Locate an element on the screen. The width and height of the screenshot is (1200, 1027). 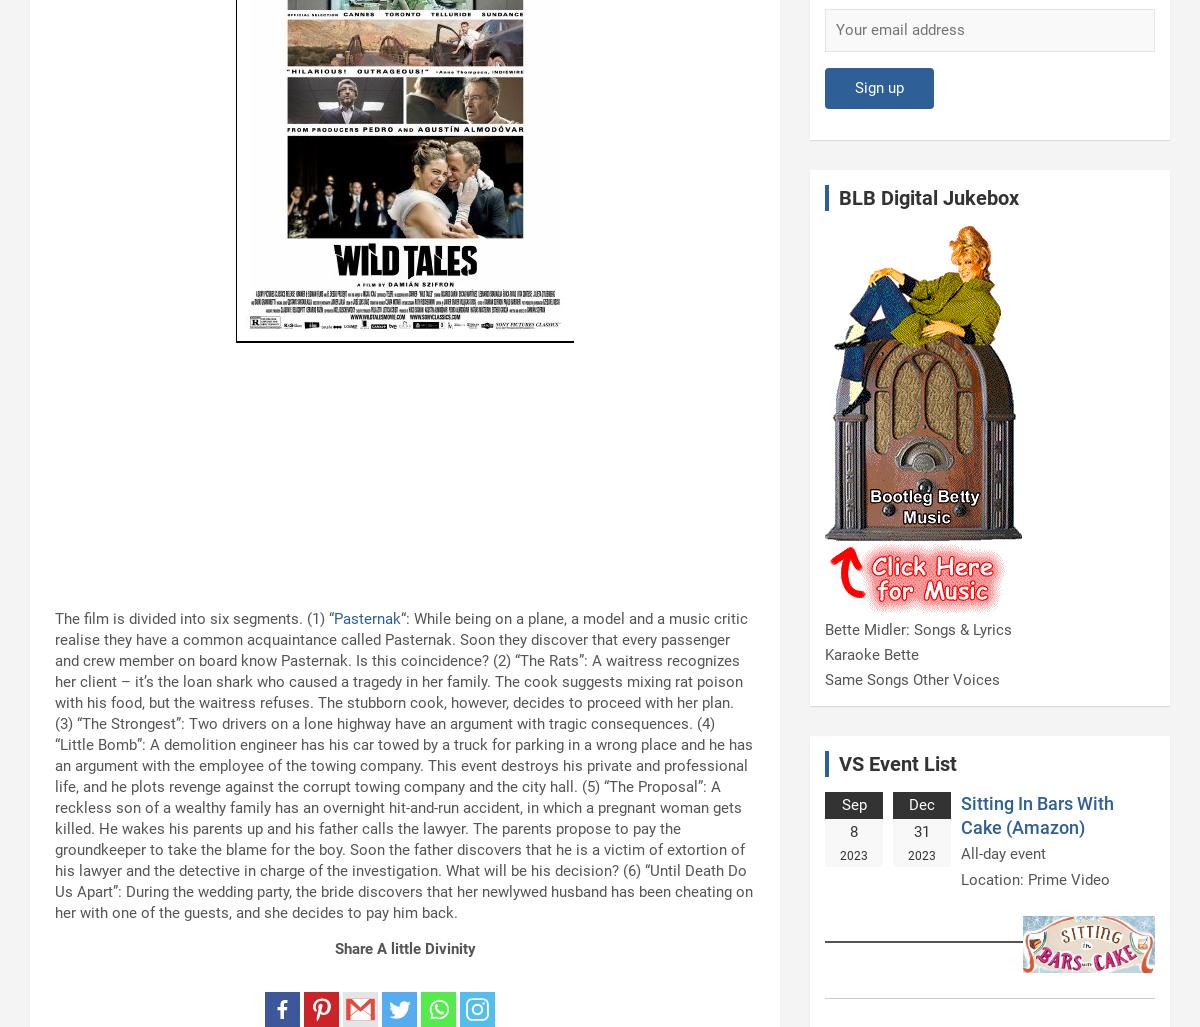
'Prime Video' is located at coordinates (1067, 879).